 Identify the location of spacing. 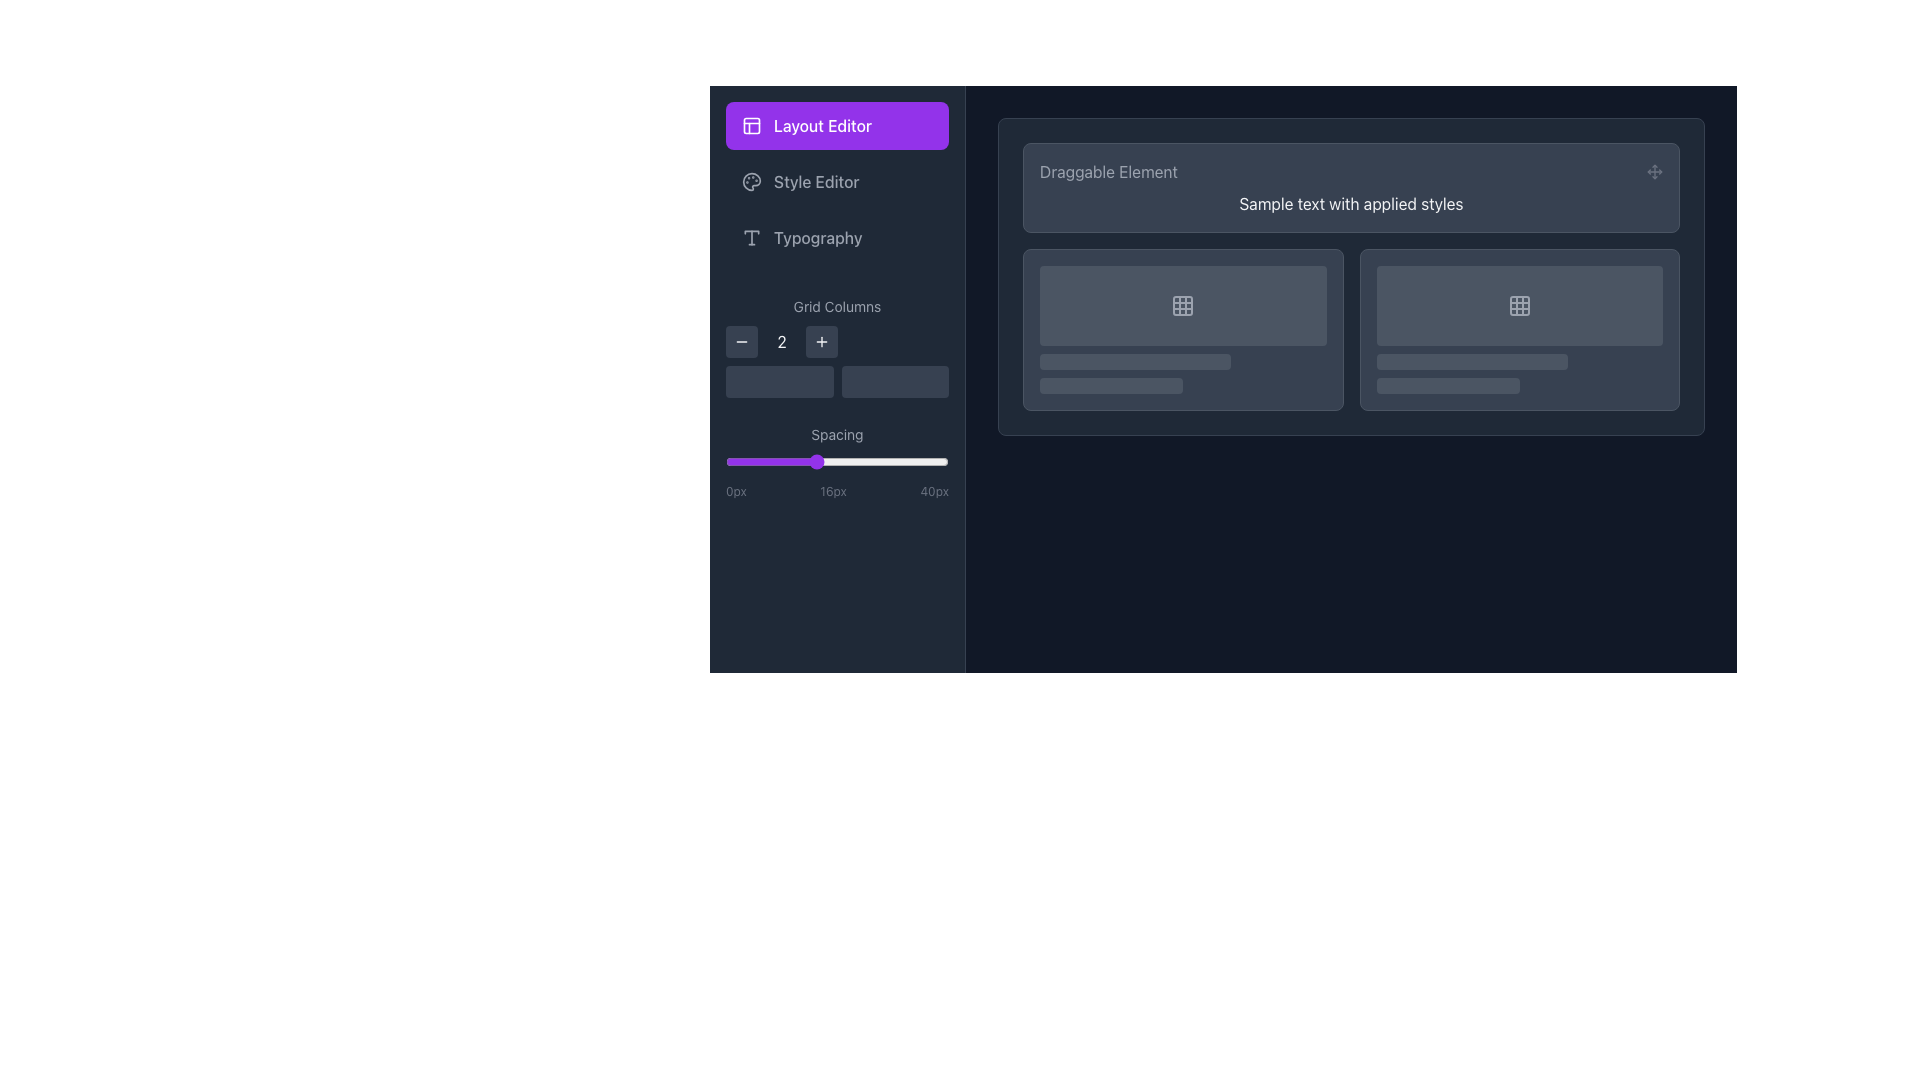
(730, 462).